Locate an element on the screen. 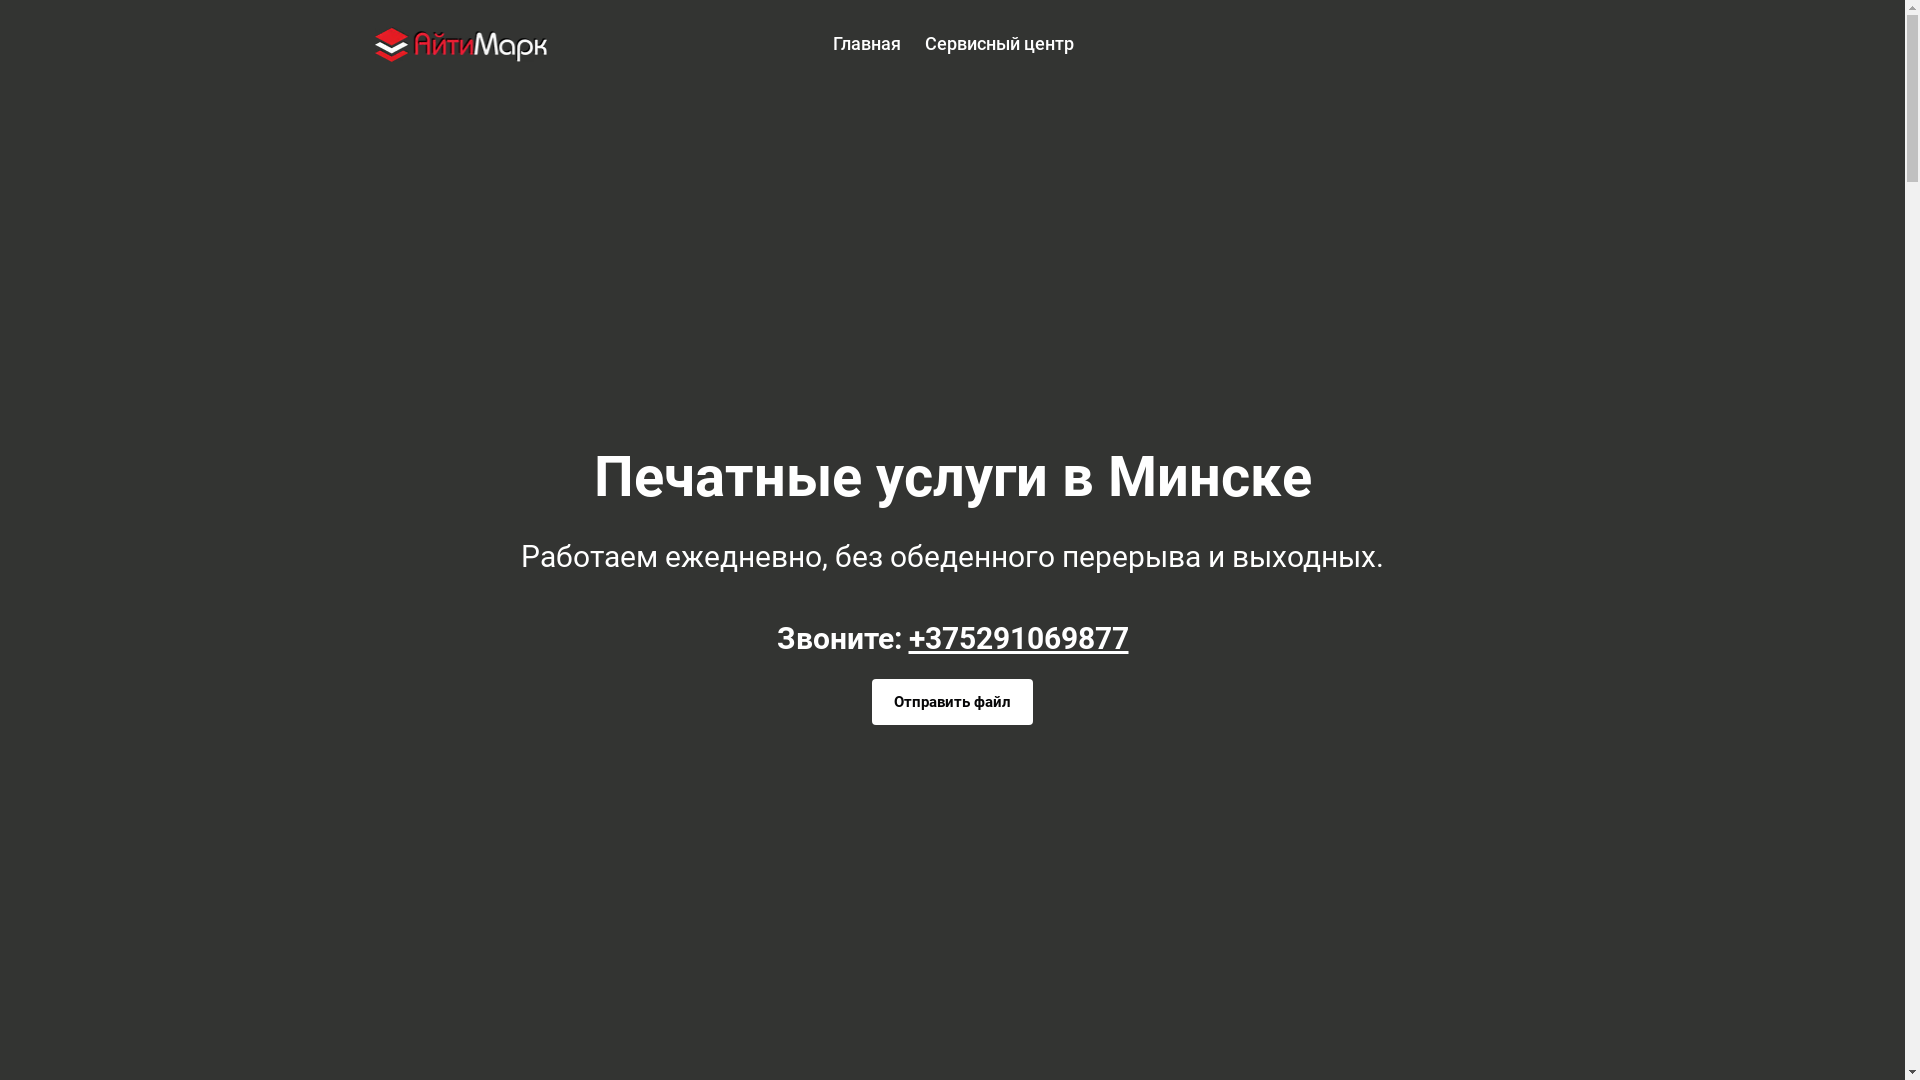 Image resolution: width=1920 pixels, height=1080 pixels. '+375291069877' is located at coordinates (1017, 638).